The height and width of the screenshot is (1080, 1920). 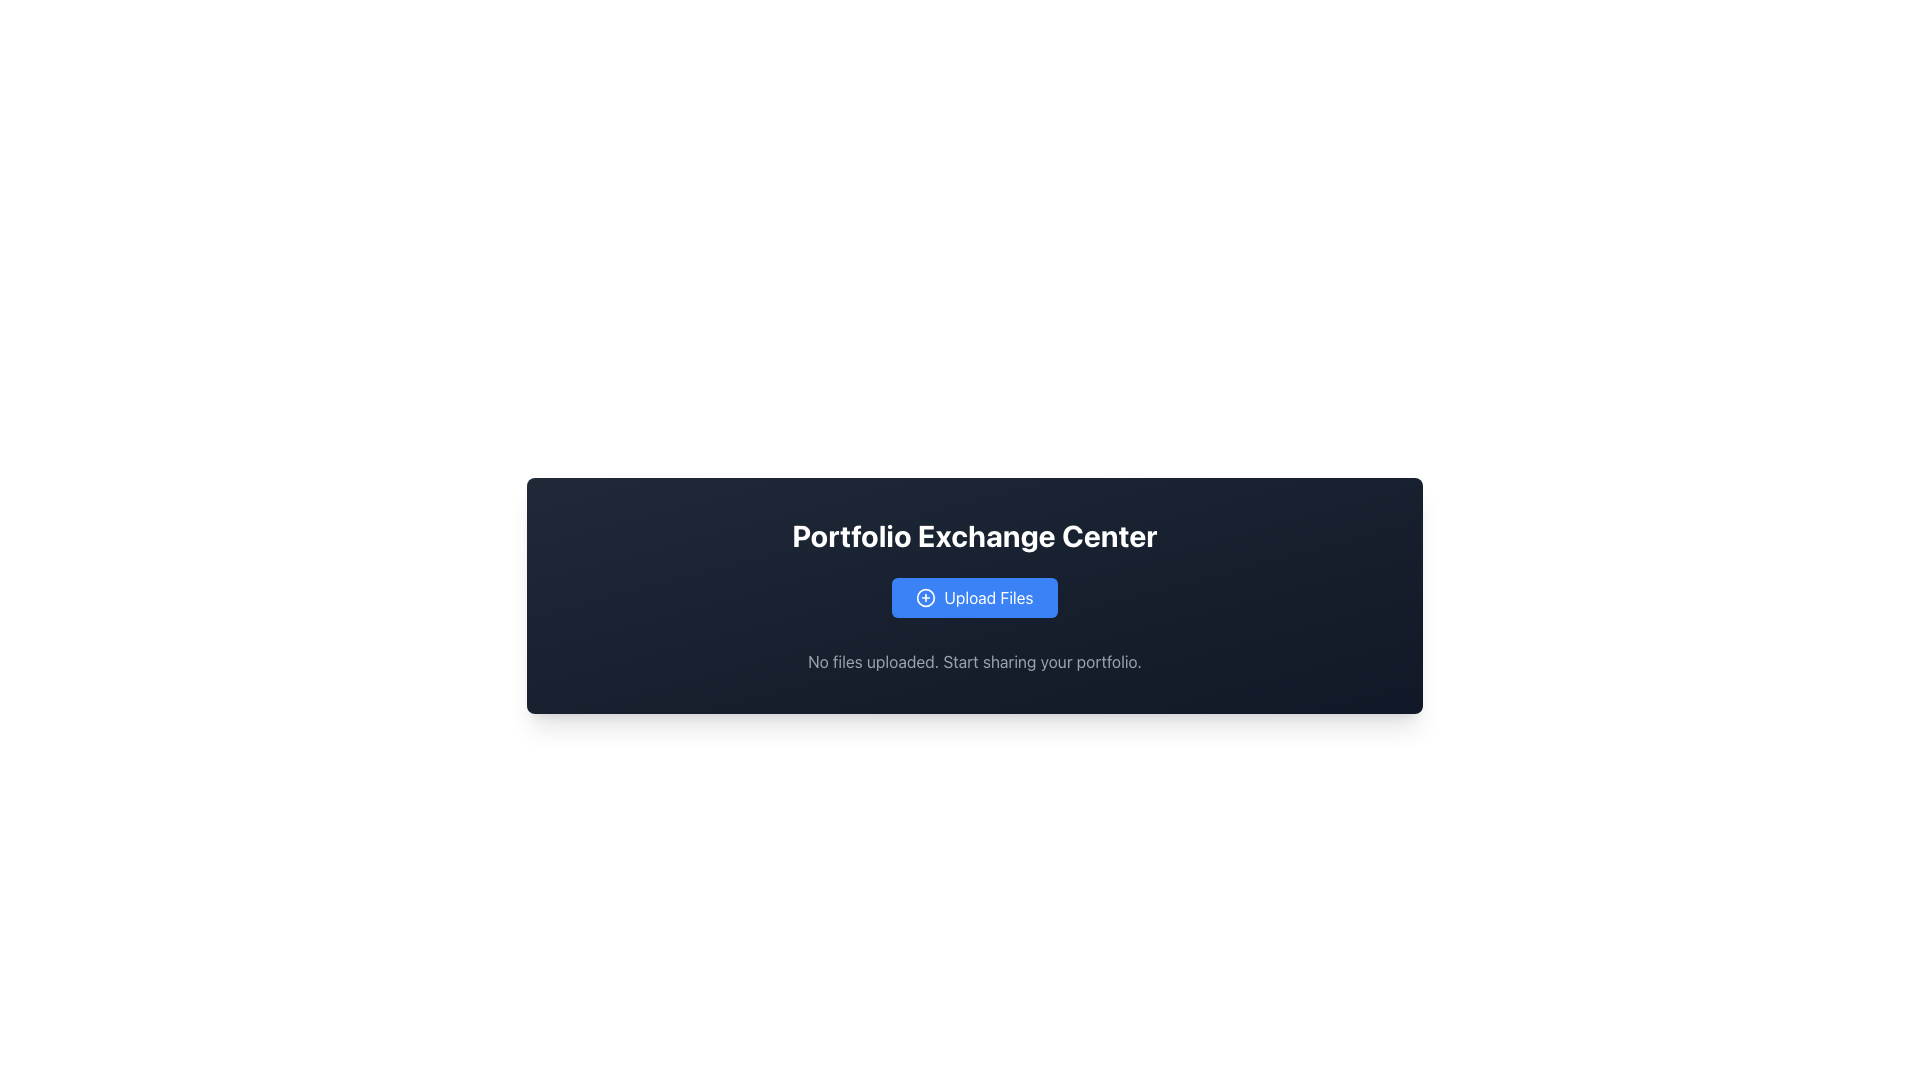 What do you see at coordinates (925, 596) in the screenshot?
I see `the SVG circle element that represents a 'plus' symbol, which is part of an icon located near the 'Upload Files' button` at bounding box center [925, 596].